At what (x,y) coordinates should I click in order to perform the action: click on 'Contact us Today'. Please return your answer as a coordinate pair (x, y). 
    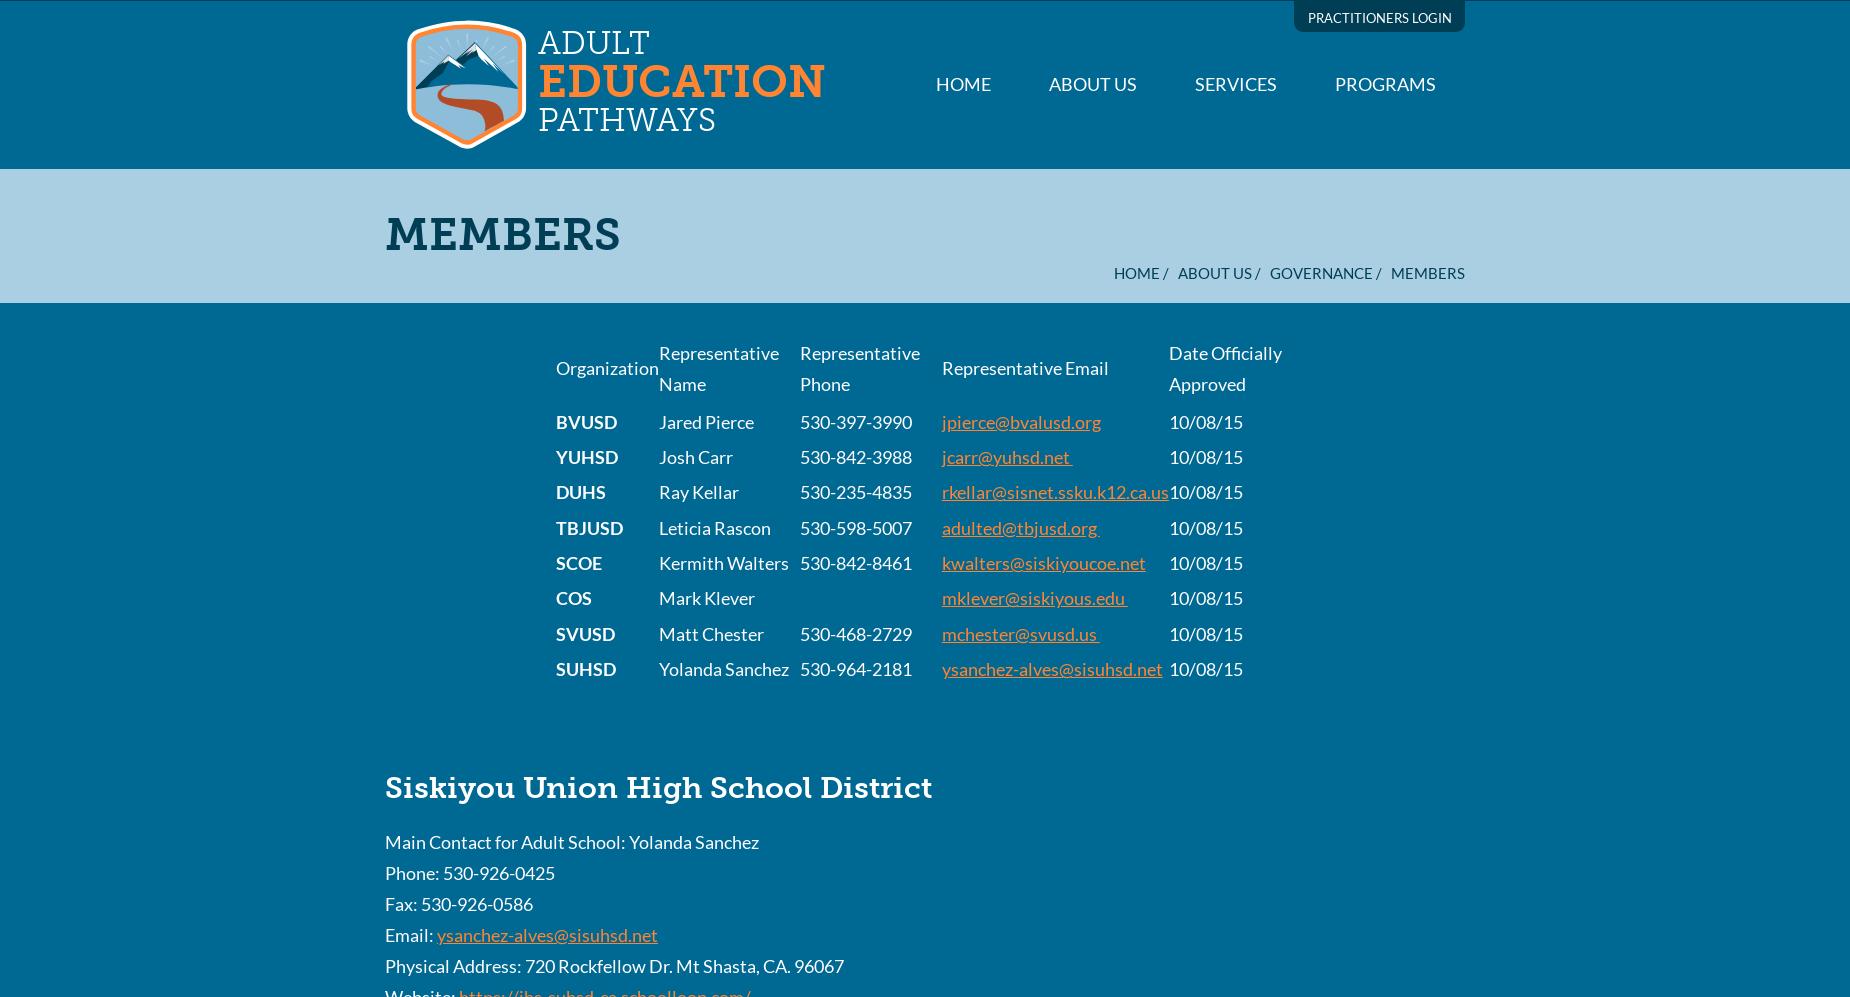
    Looking at the image, I should click on (1150, 654).